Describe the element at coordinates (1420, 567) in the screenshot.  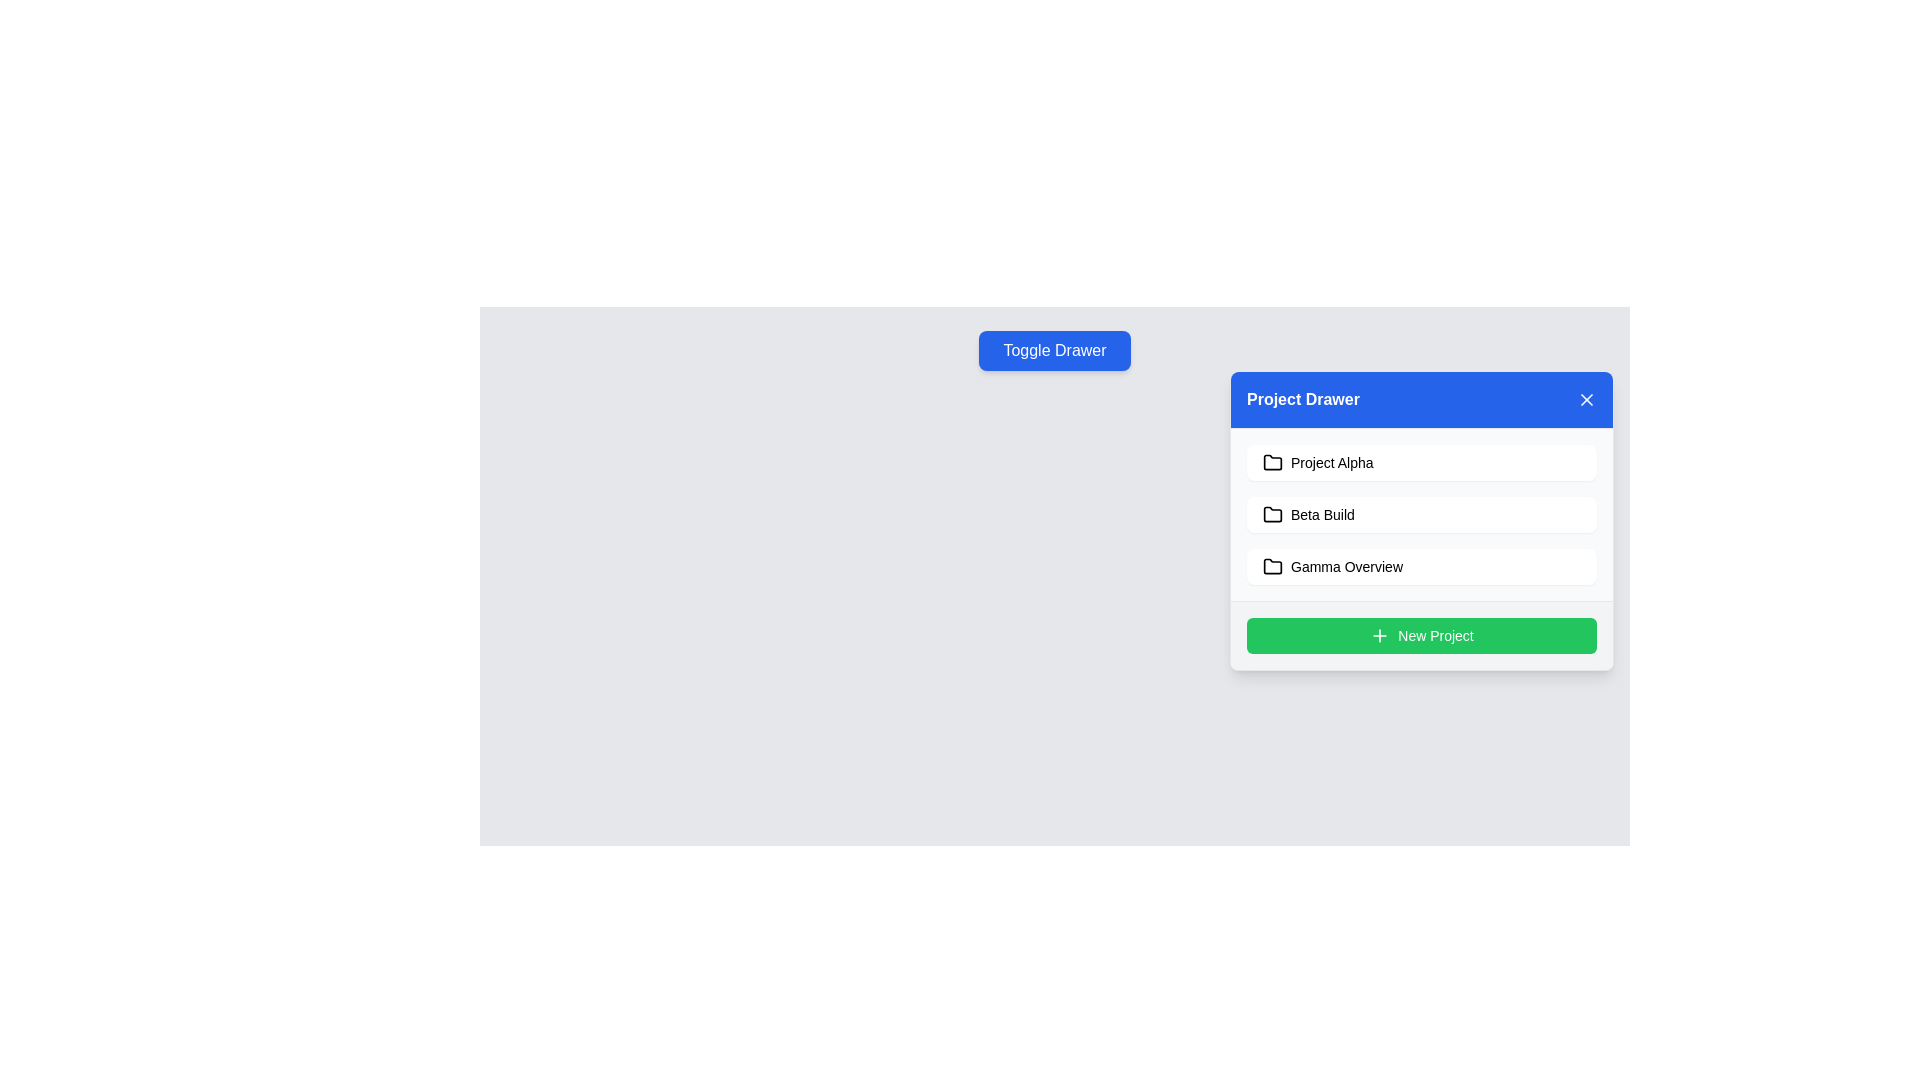
I see `the third item in the vertically stacked list within the 'Project Drawer'` at that location.